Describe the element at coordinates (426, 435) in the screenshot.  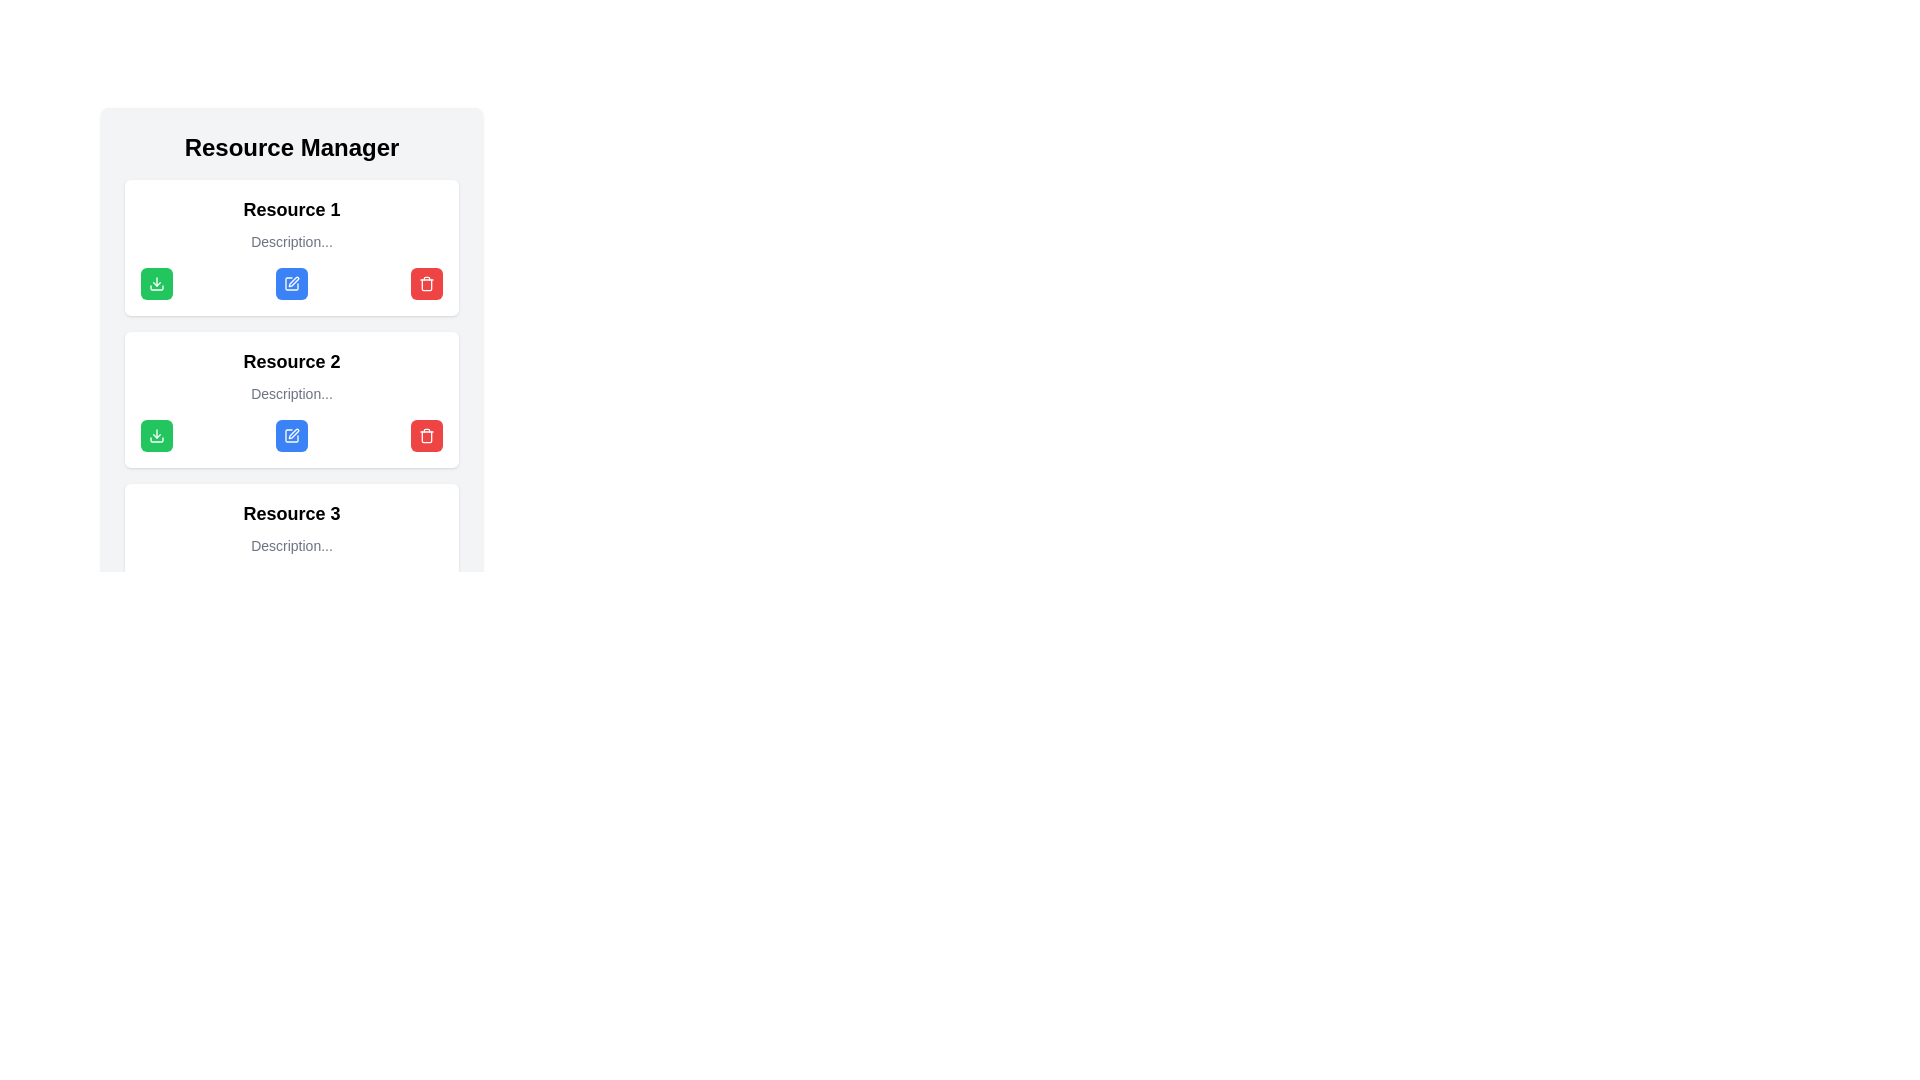
I see `the outline style segment of the trash icon, which represents a delete action, located to the right of the 'Resource 2' label in the Resource Manager interface` at that location.